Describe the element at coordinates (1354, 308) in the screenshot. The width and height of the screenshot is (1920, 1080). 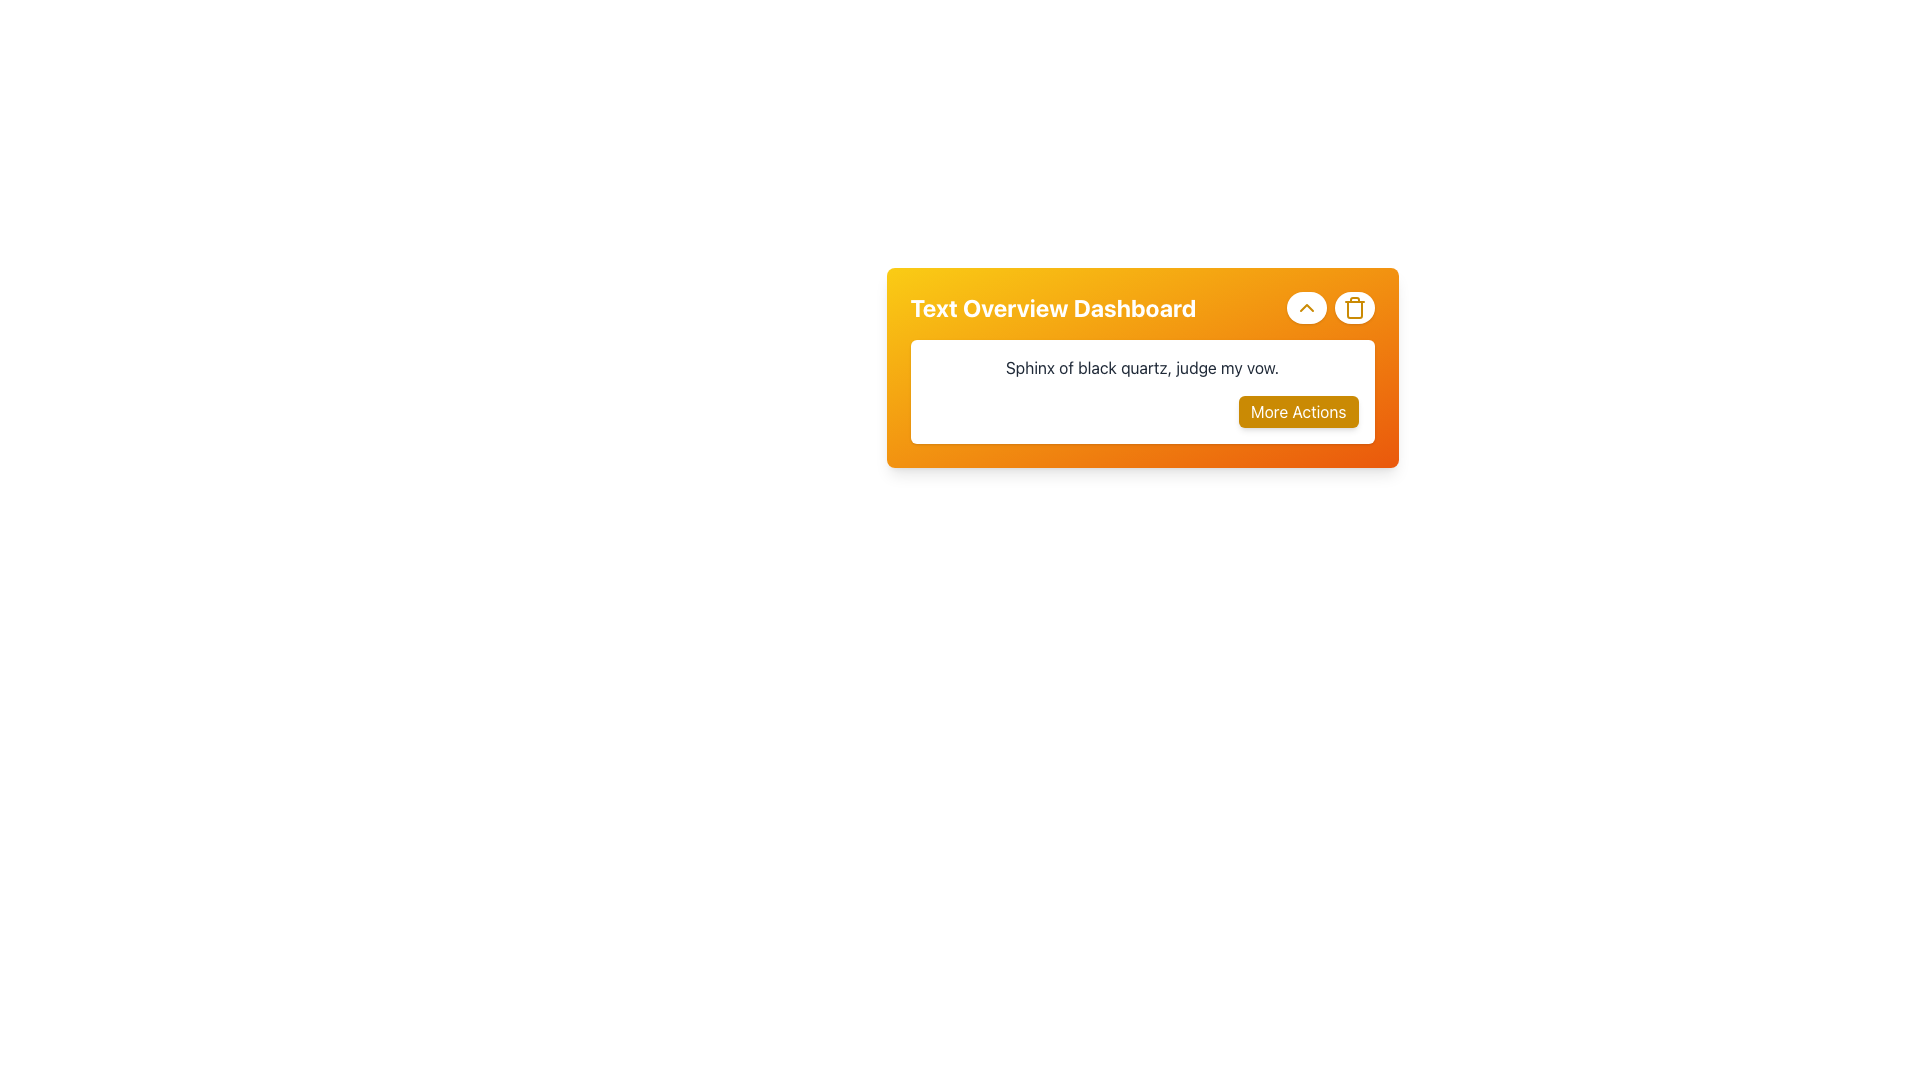
I see `the trash icon button located at the top-right corner of the card interface` at that location.